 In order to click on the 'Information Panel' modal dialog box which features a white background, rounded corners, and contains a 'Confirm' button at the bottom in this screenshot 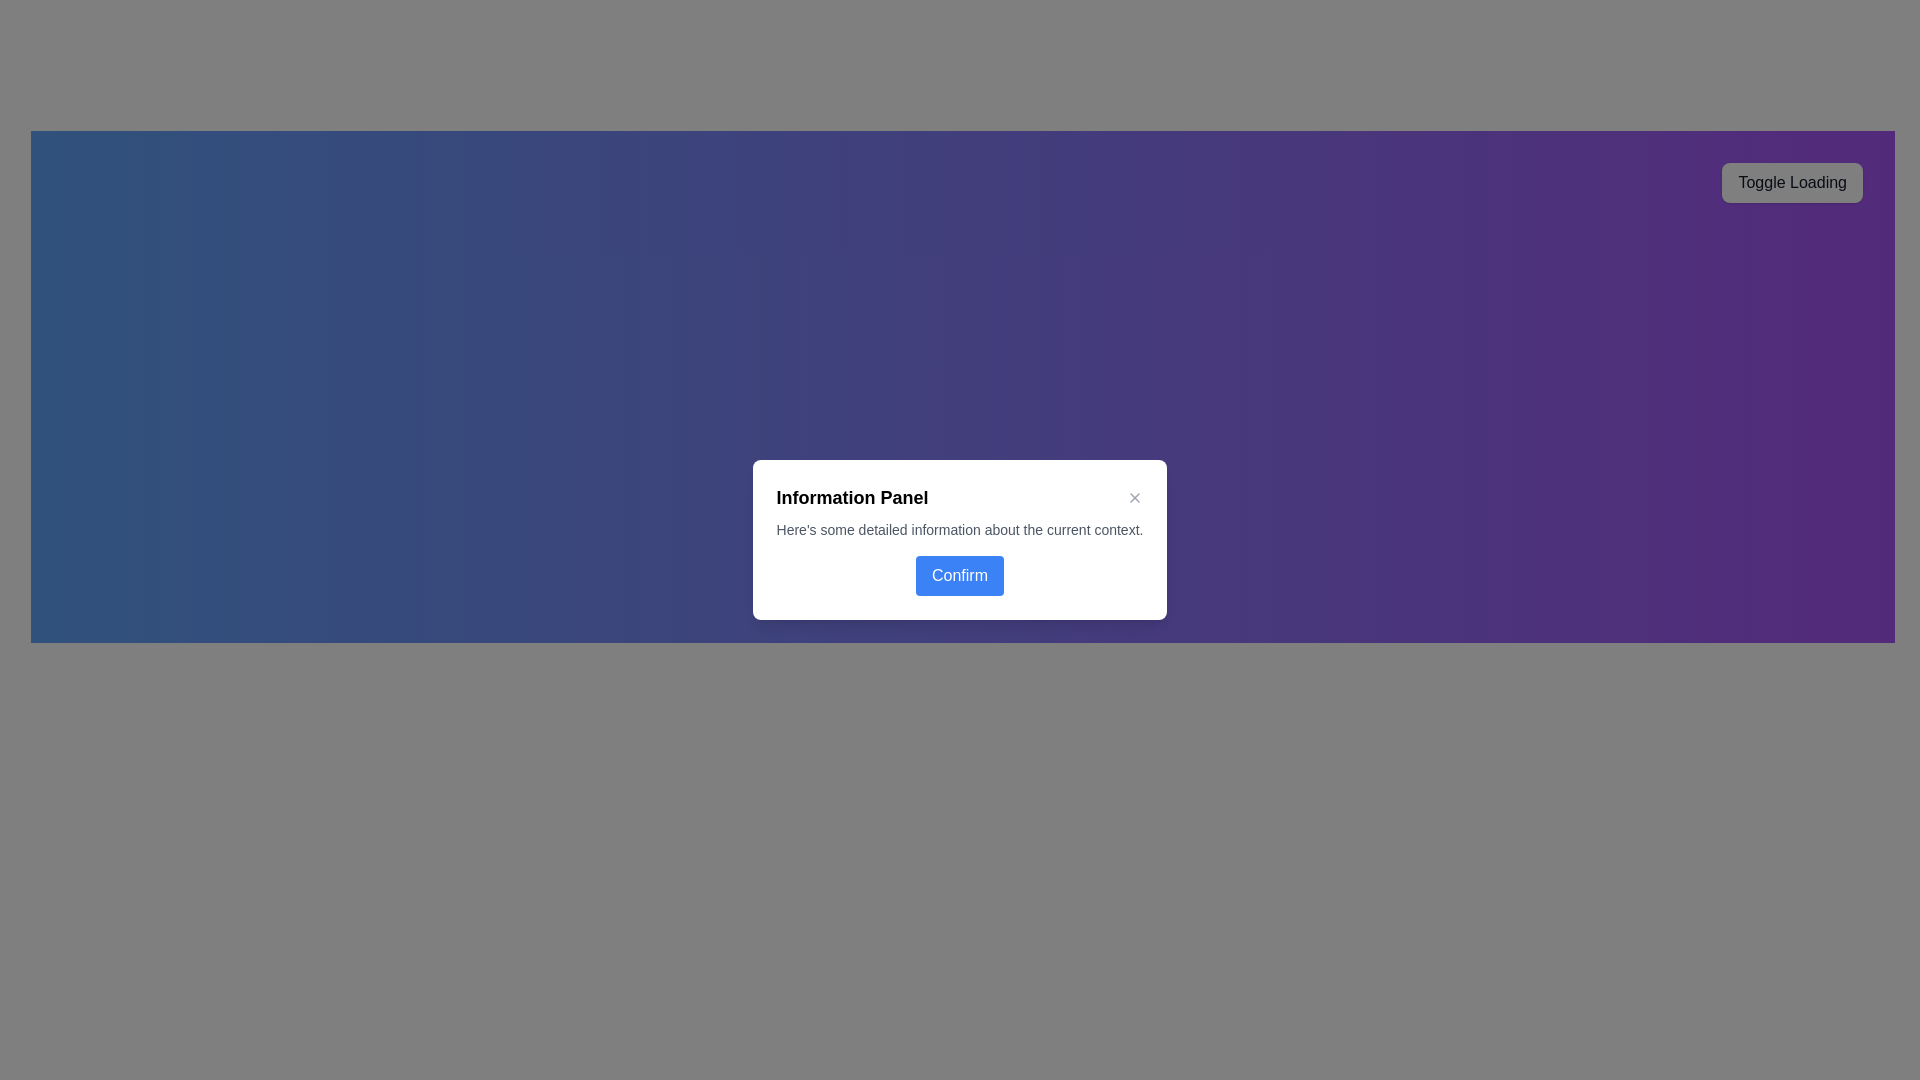, I will do `click(960, 540)`.